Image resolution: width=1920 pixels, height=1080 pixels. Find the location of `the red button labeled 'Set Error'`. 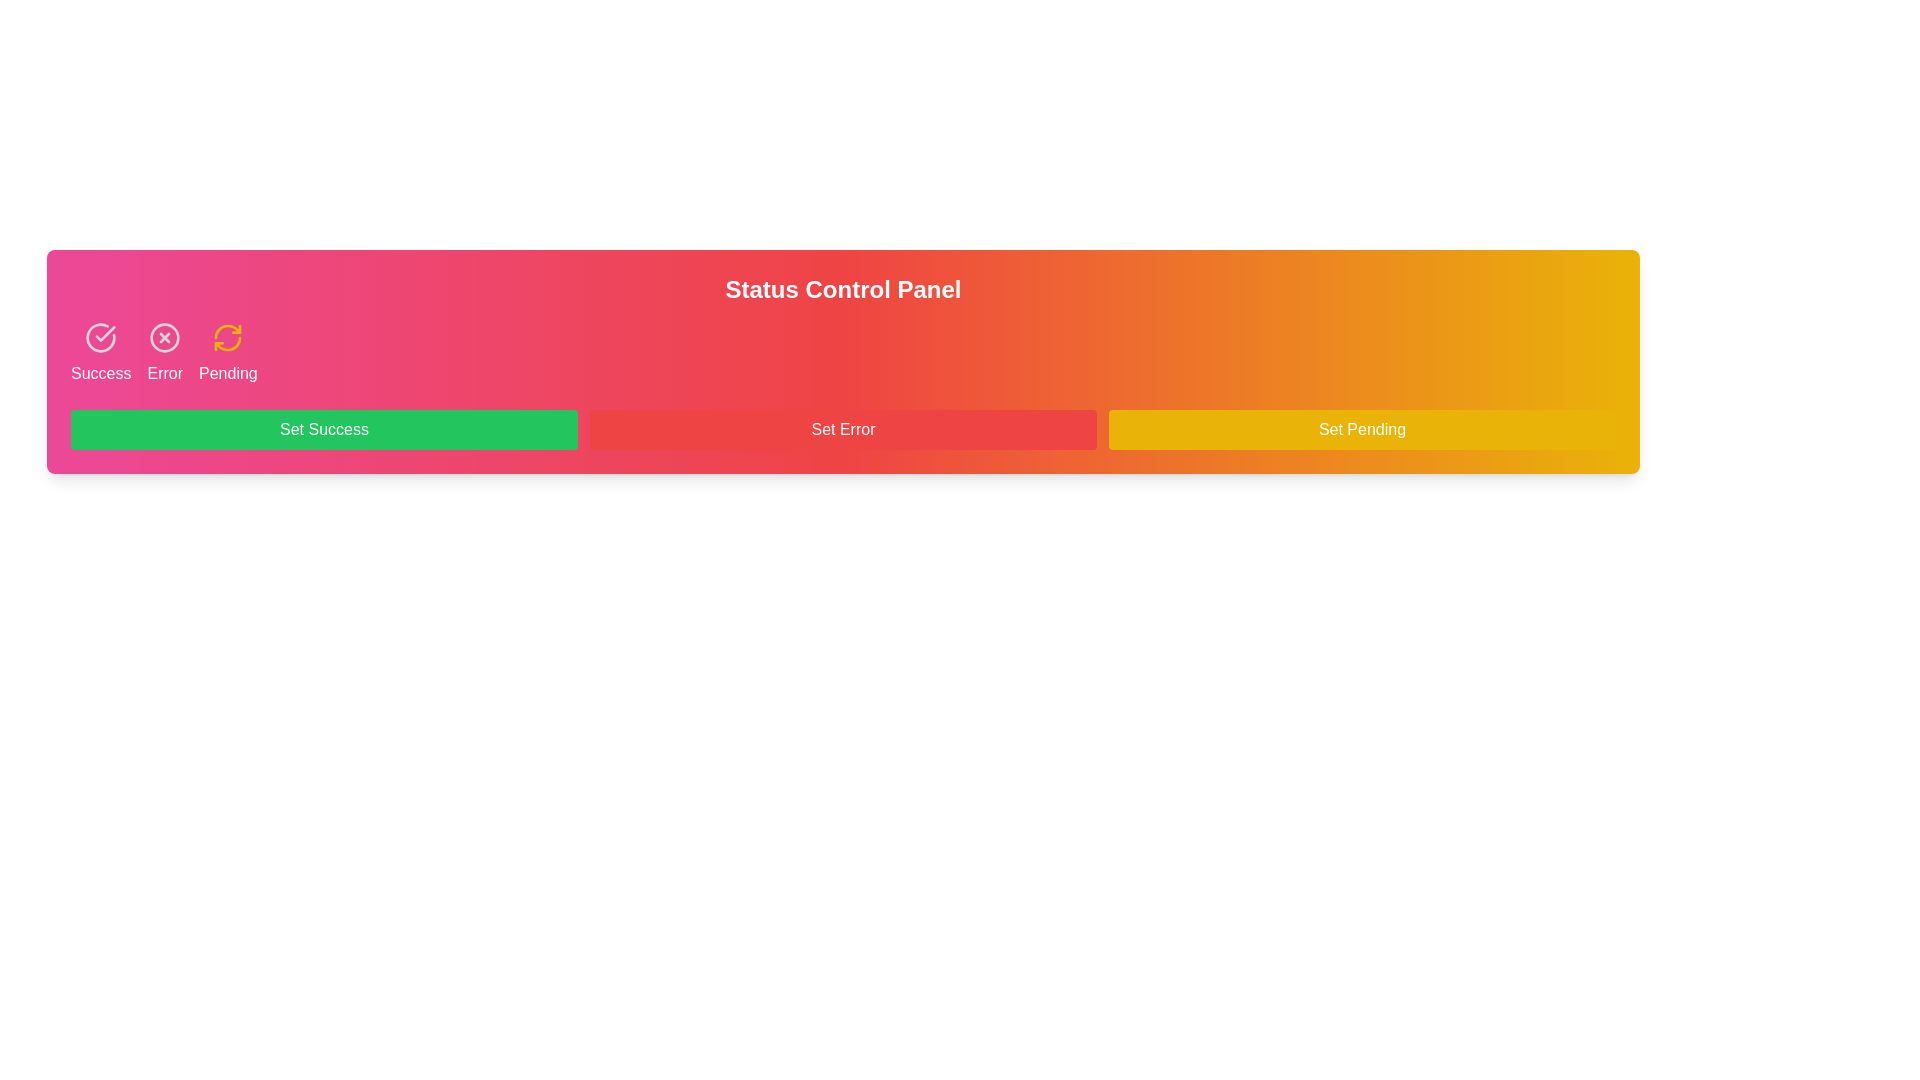

the red button labeled 'Set Error' is located at coordinates (843, 428).